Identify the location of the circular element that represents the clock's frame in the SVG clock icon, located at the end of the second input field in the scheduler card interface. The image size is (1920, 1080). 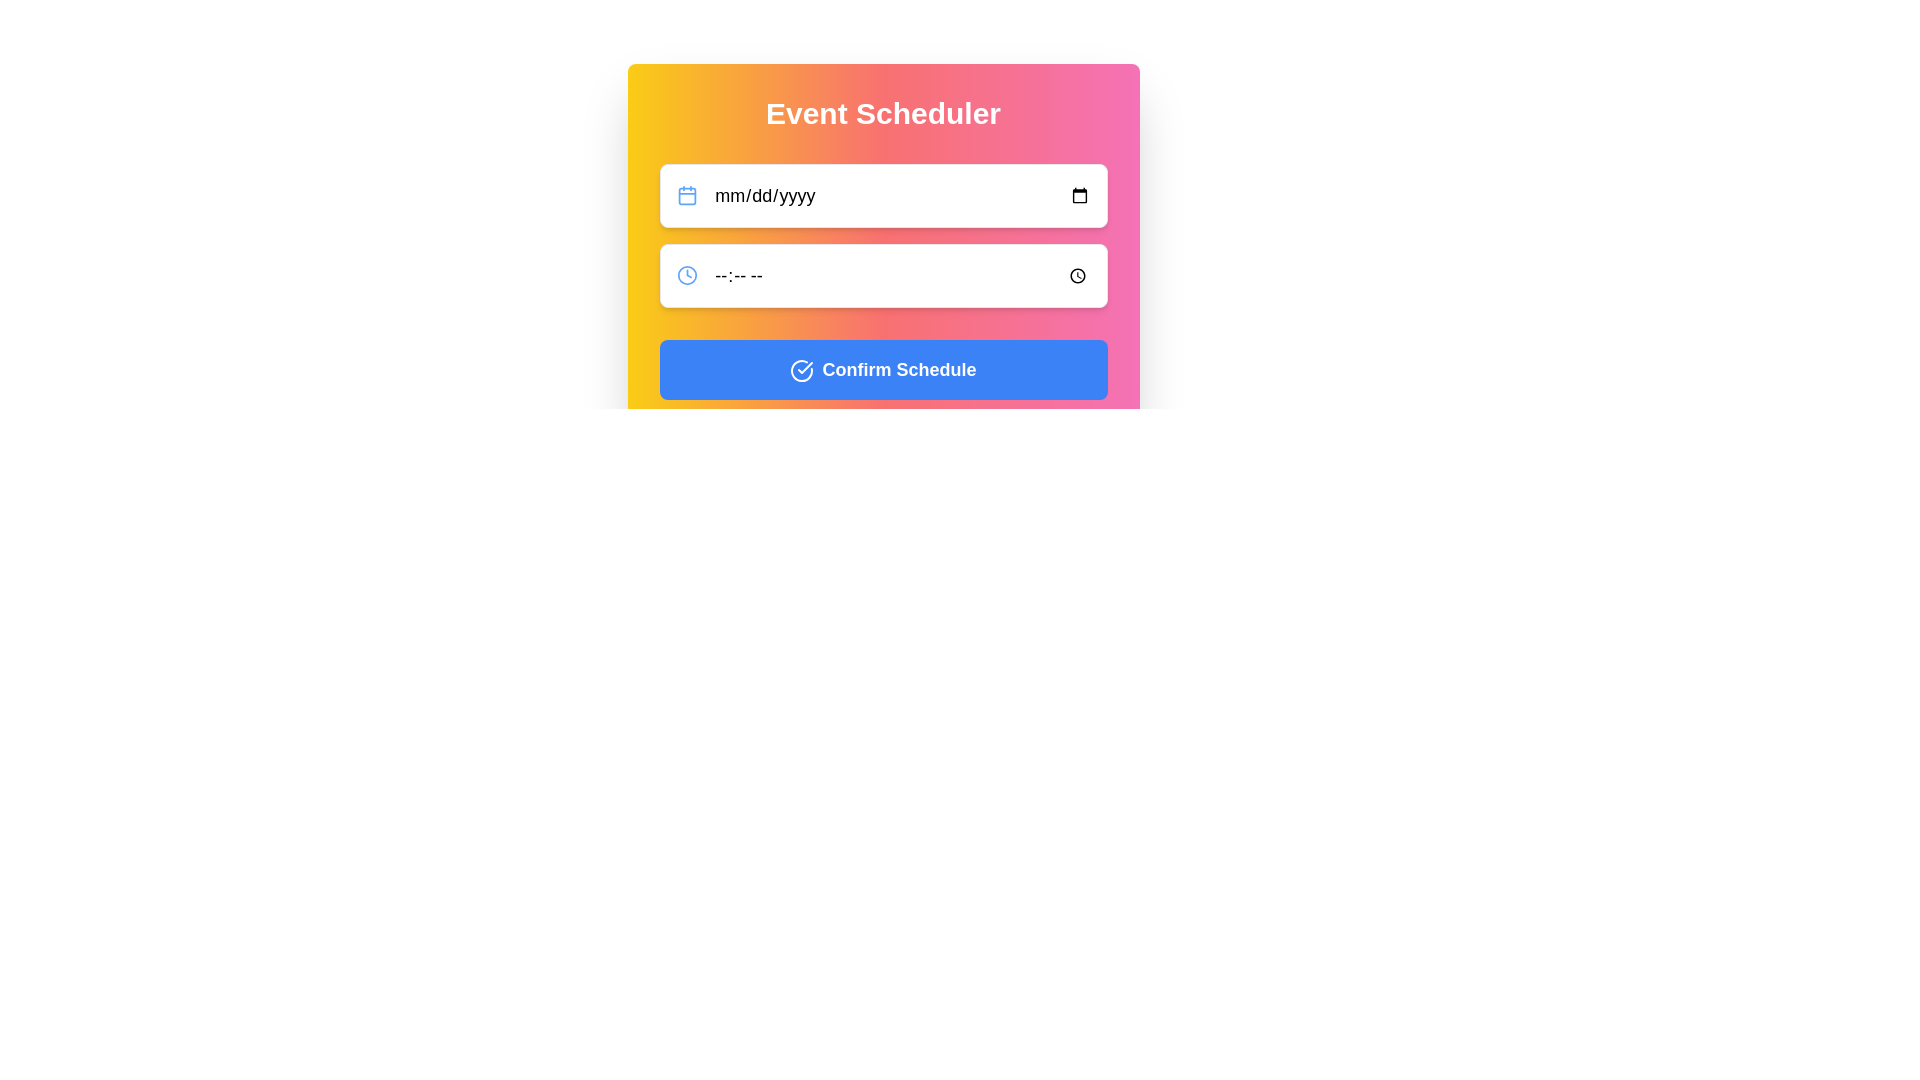
(687, 276).